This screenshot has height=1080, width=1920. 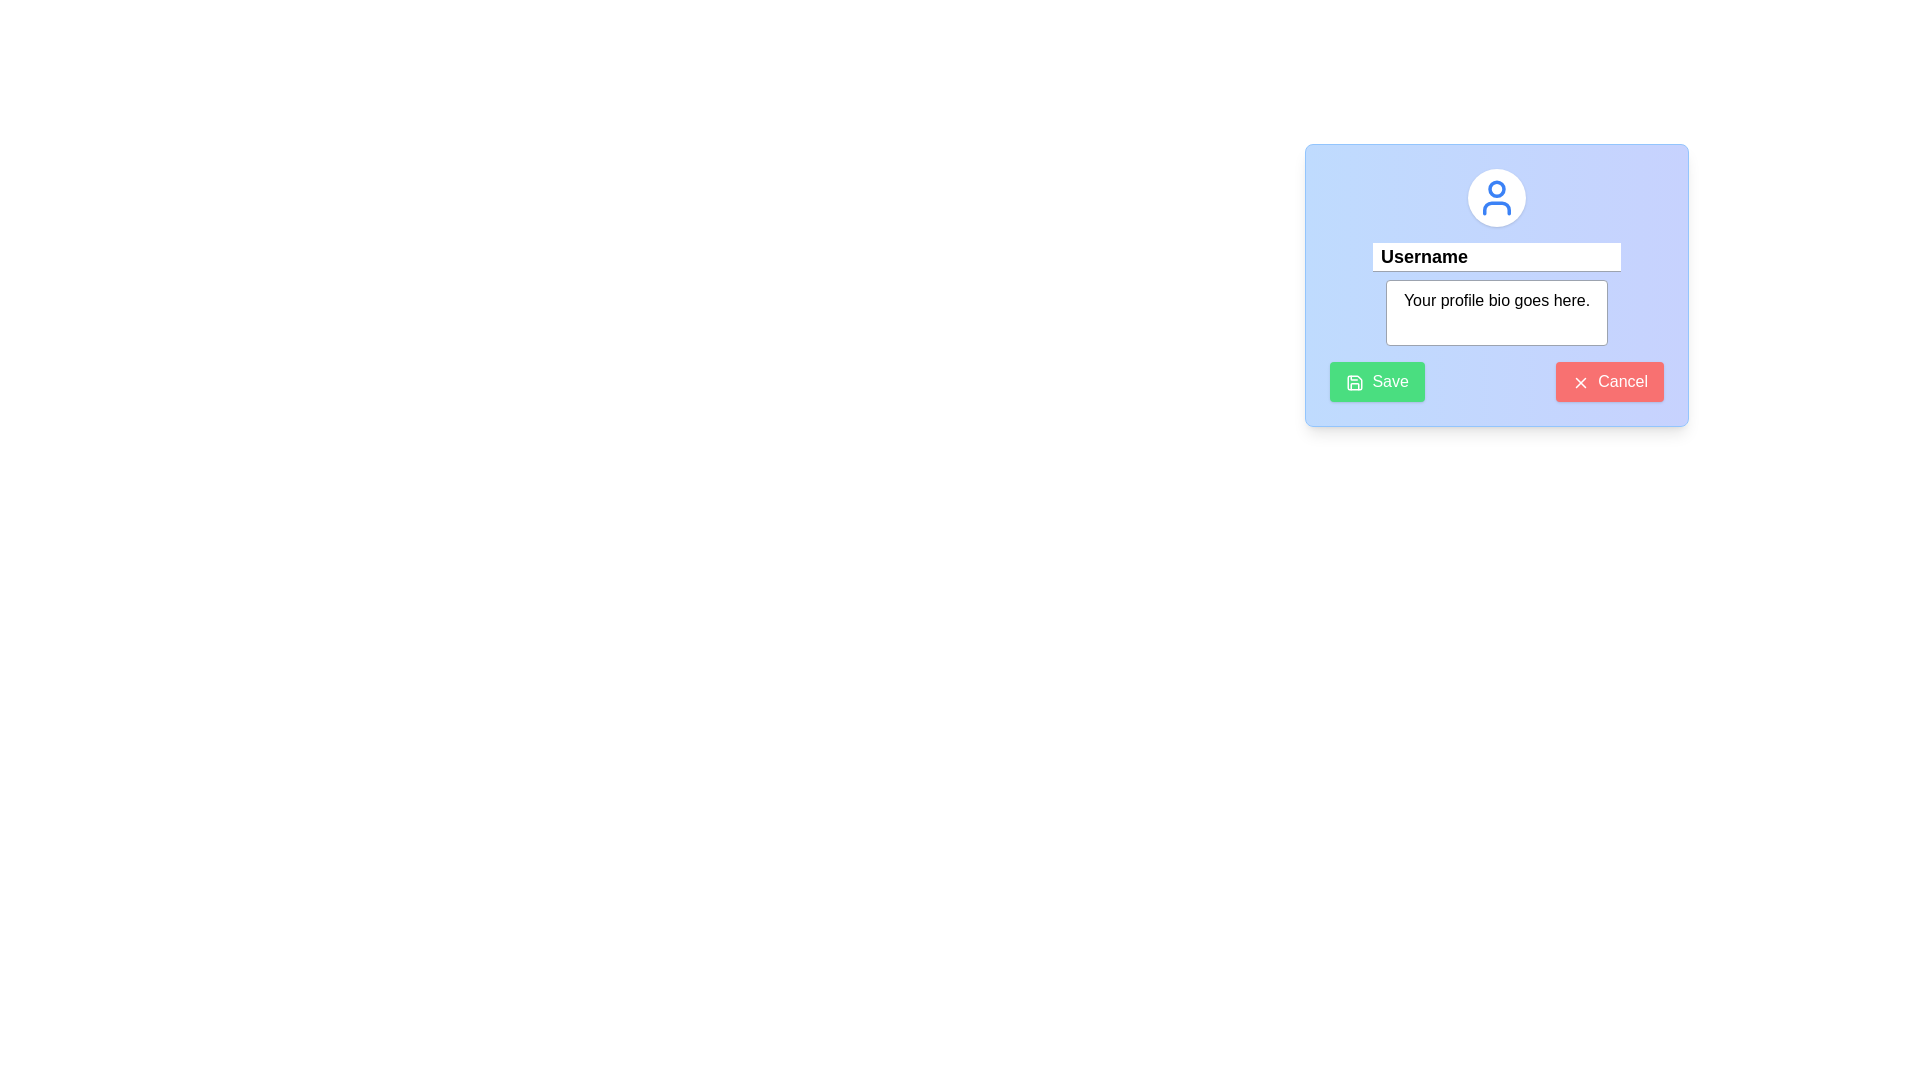 I want to click on the 'X' icon within the 'Cancel' button, so click(x=1579, y=382).